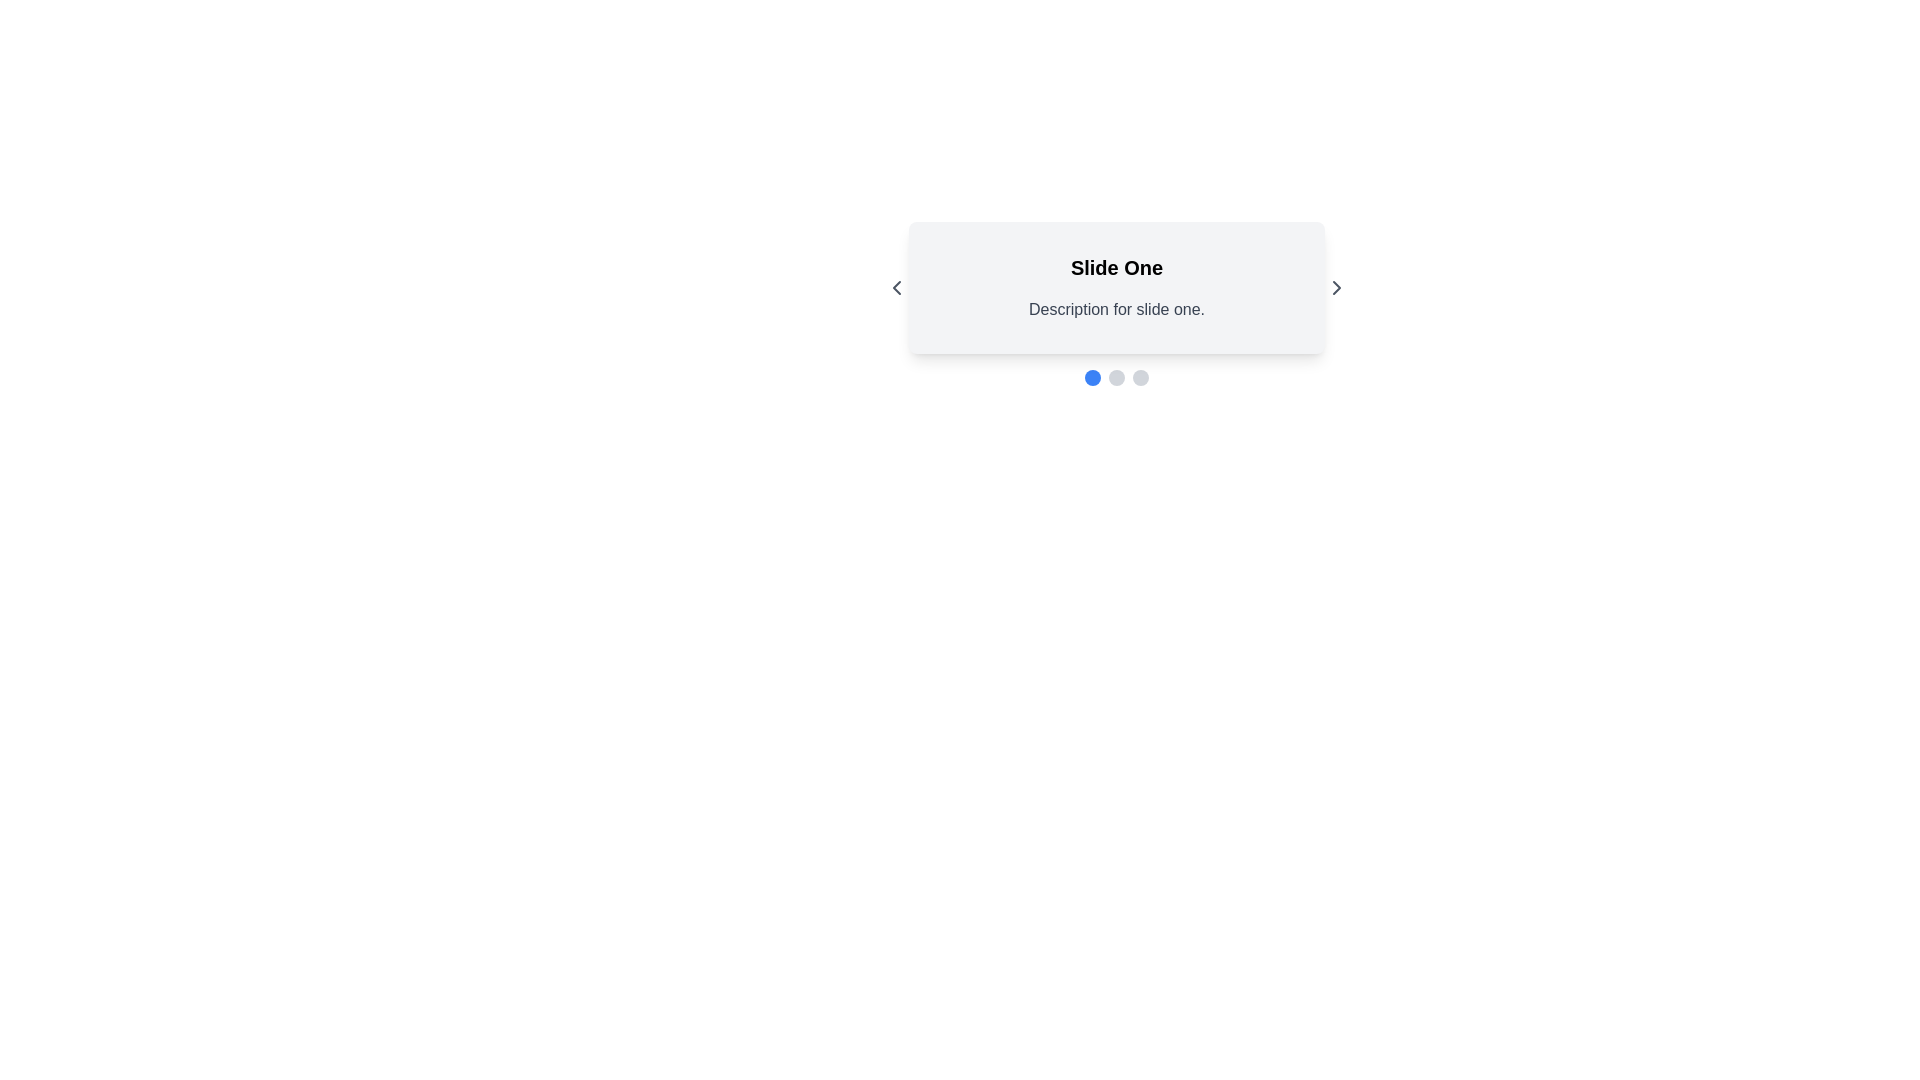 The height and width of the screenshot is (1080, 1920). What do you see at coordinates (1092, 378) in the screenshot?
I see `the first blue indicator dot in the carousel below the 'Slide One' card` at bounding box center [1092, 378].